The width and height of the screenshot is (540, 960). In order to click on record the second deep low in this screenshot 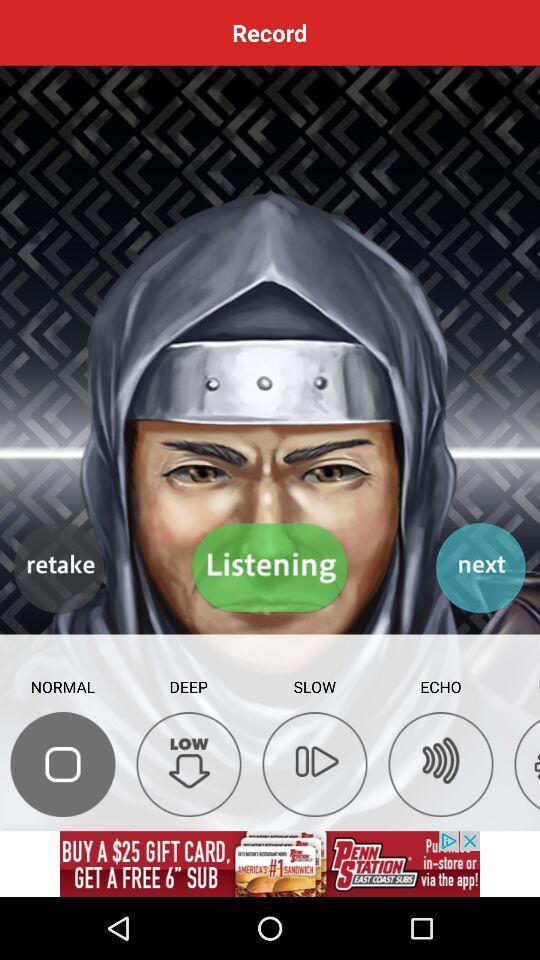, I will do `click(189, 763)`.